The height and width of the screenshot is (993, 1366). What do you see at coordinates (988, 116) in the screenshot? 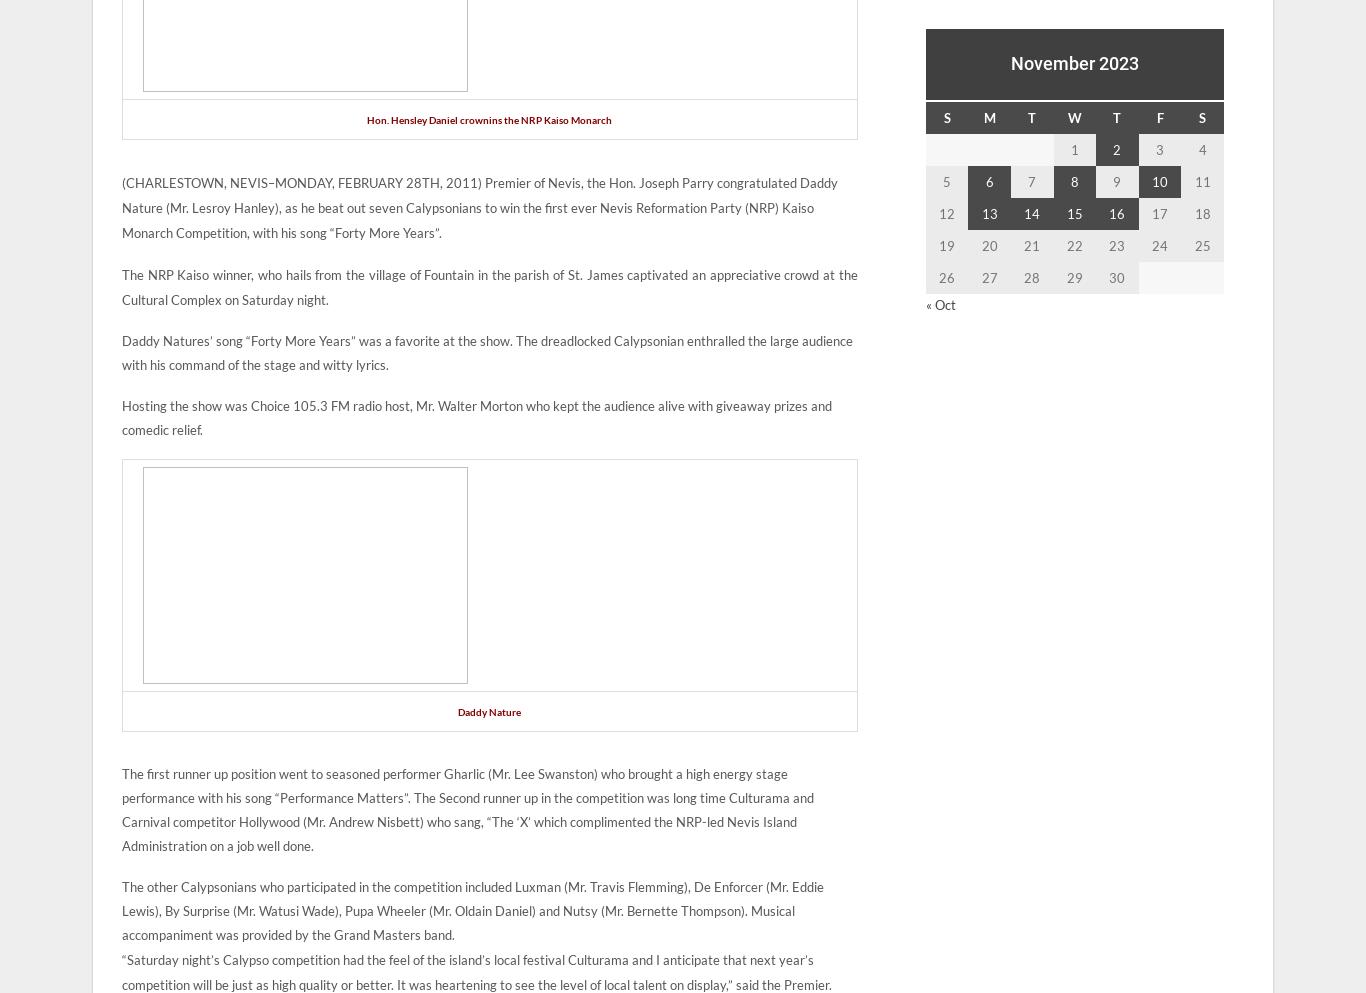
I see `'M'` at bounding box center [988, 116].